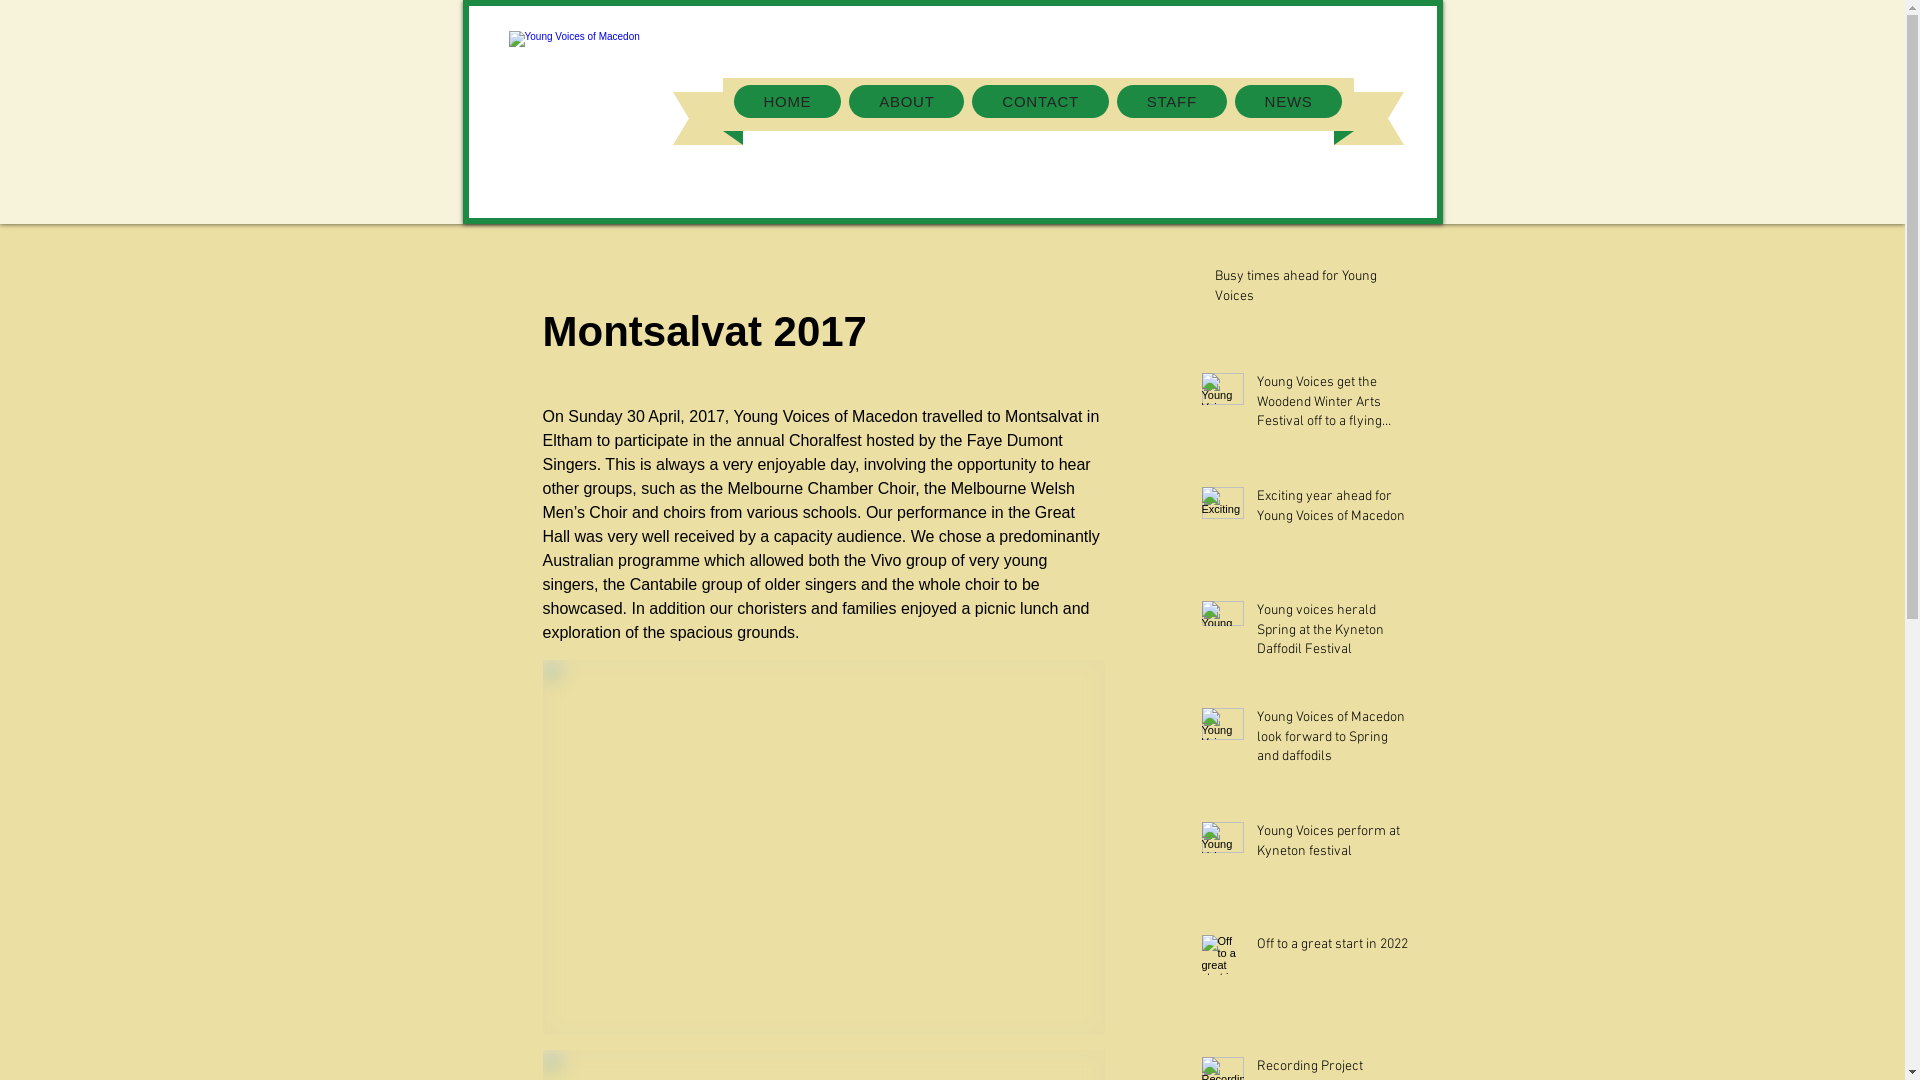 The height and width of the screenshot is (1080, 1920). I want to click on 'ABOUT', so click(905, 101).